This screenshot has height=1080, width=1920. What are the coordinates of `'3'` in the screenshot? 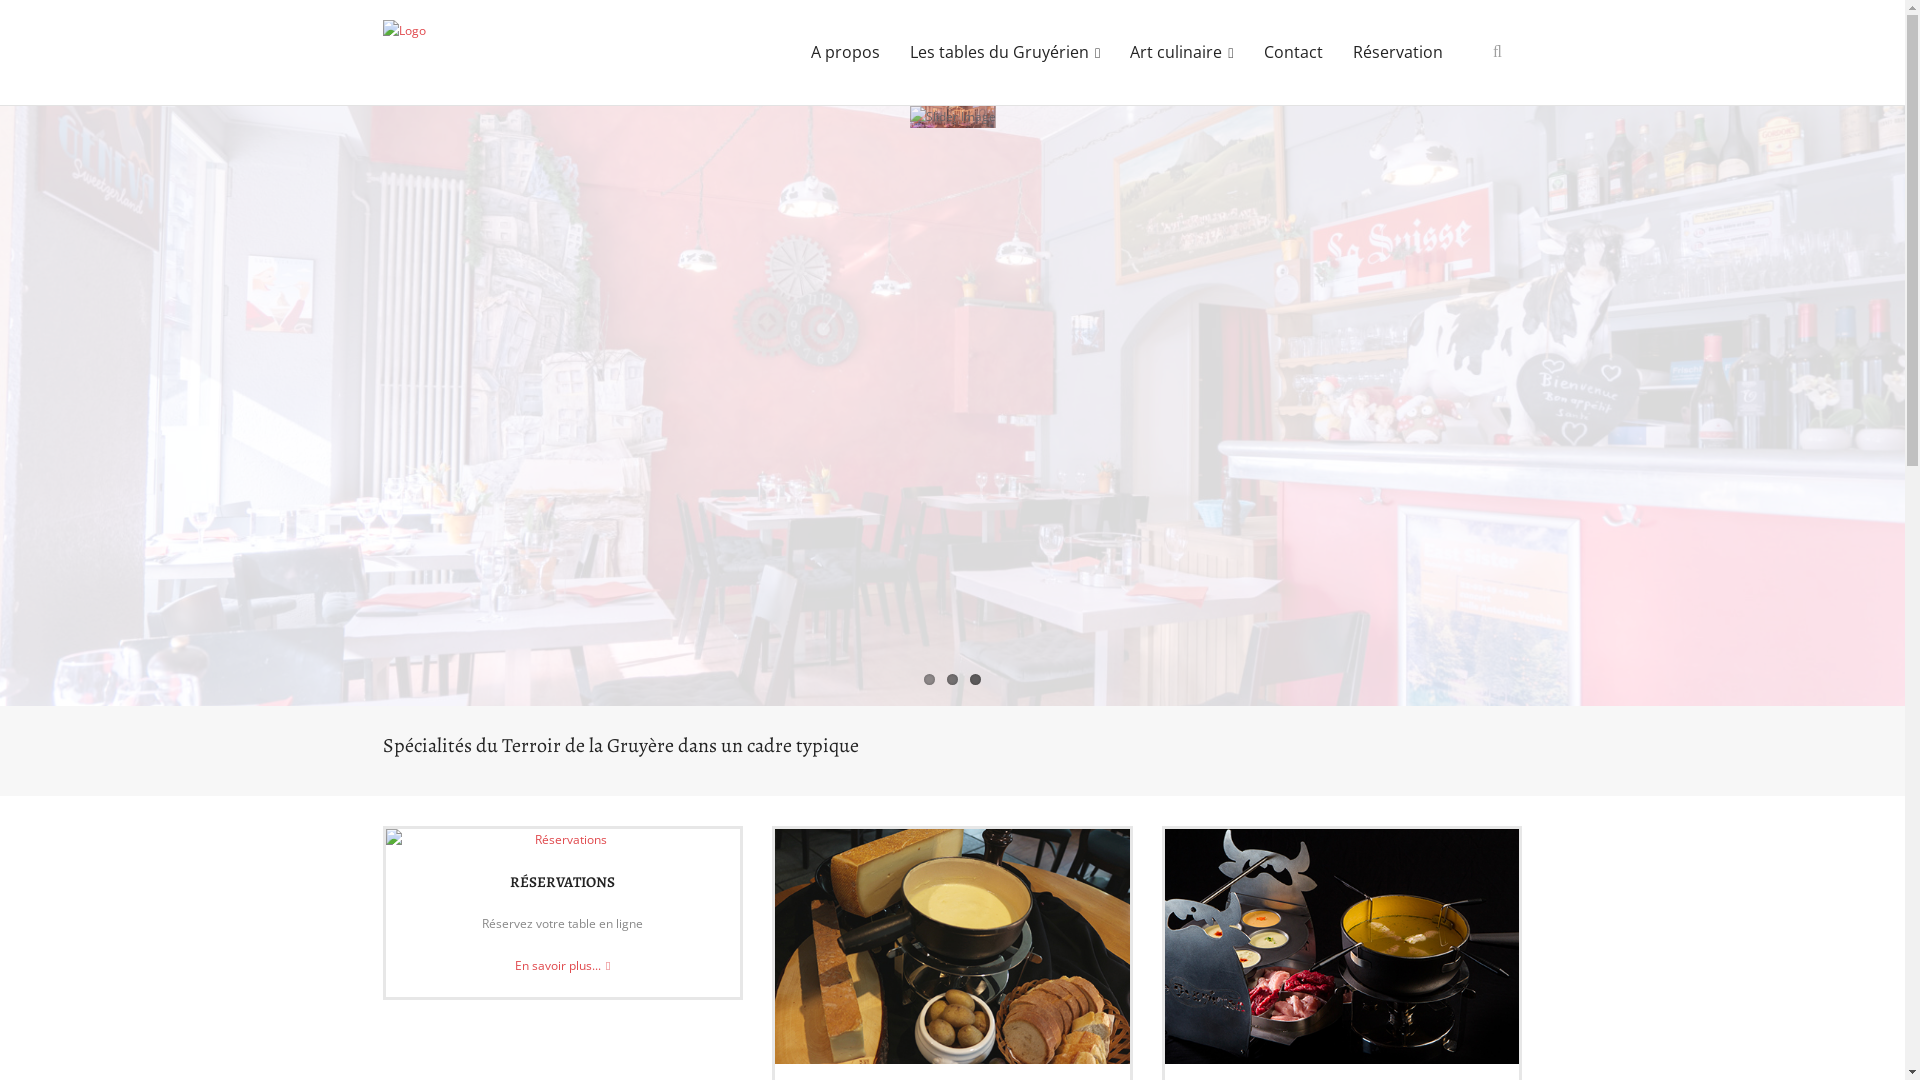 It's located at (975, 678).